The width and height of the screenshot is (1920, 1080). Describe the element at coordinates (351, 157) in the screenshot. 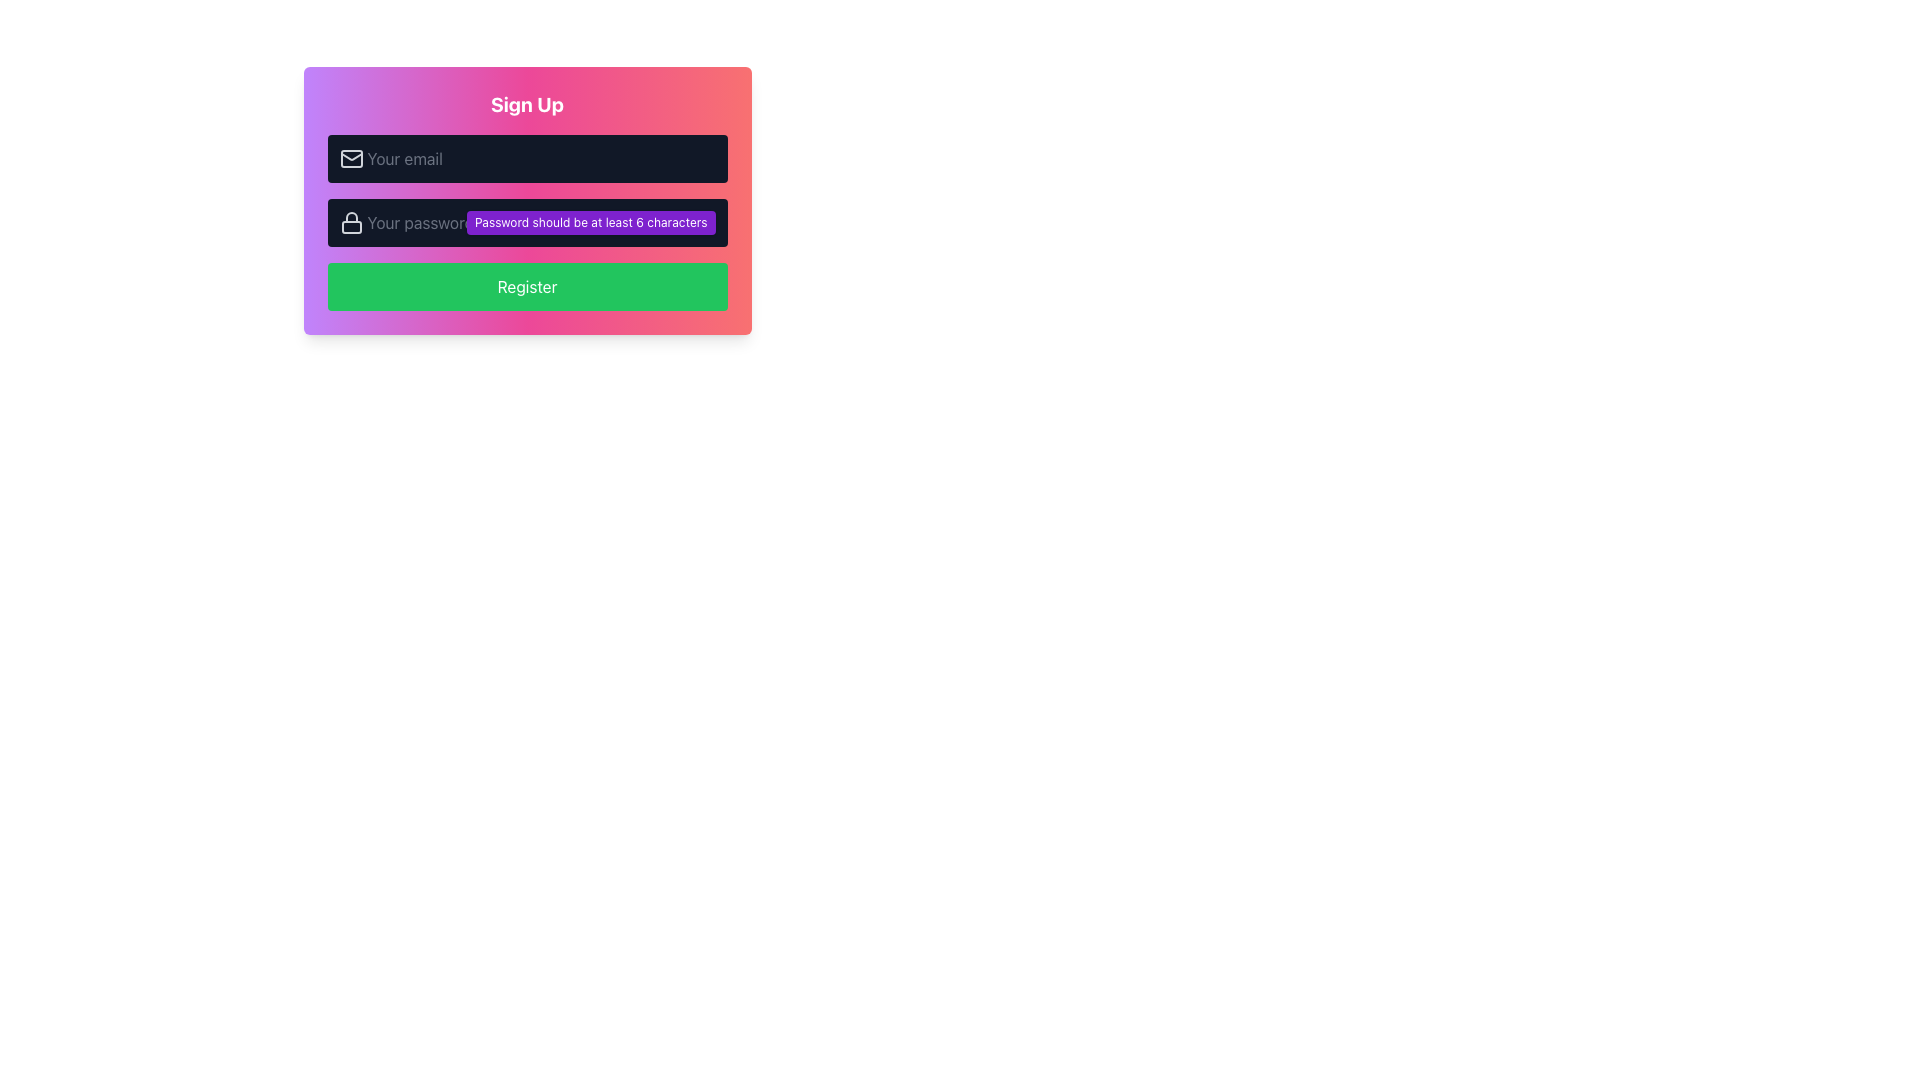

I see `the inner rectangle of the envelope icon located to the left of the 'Your email' input field` at that location.